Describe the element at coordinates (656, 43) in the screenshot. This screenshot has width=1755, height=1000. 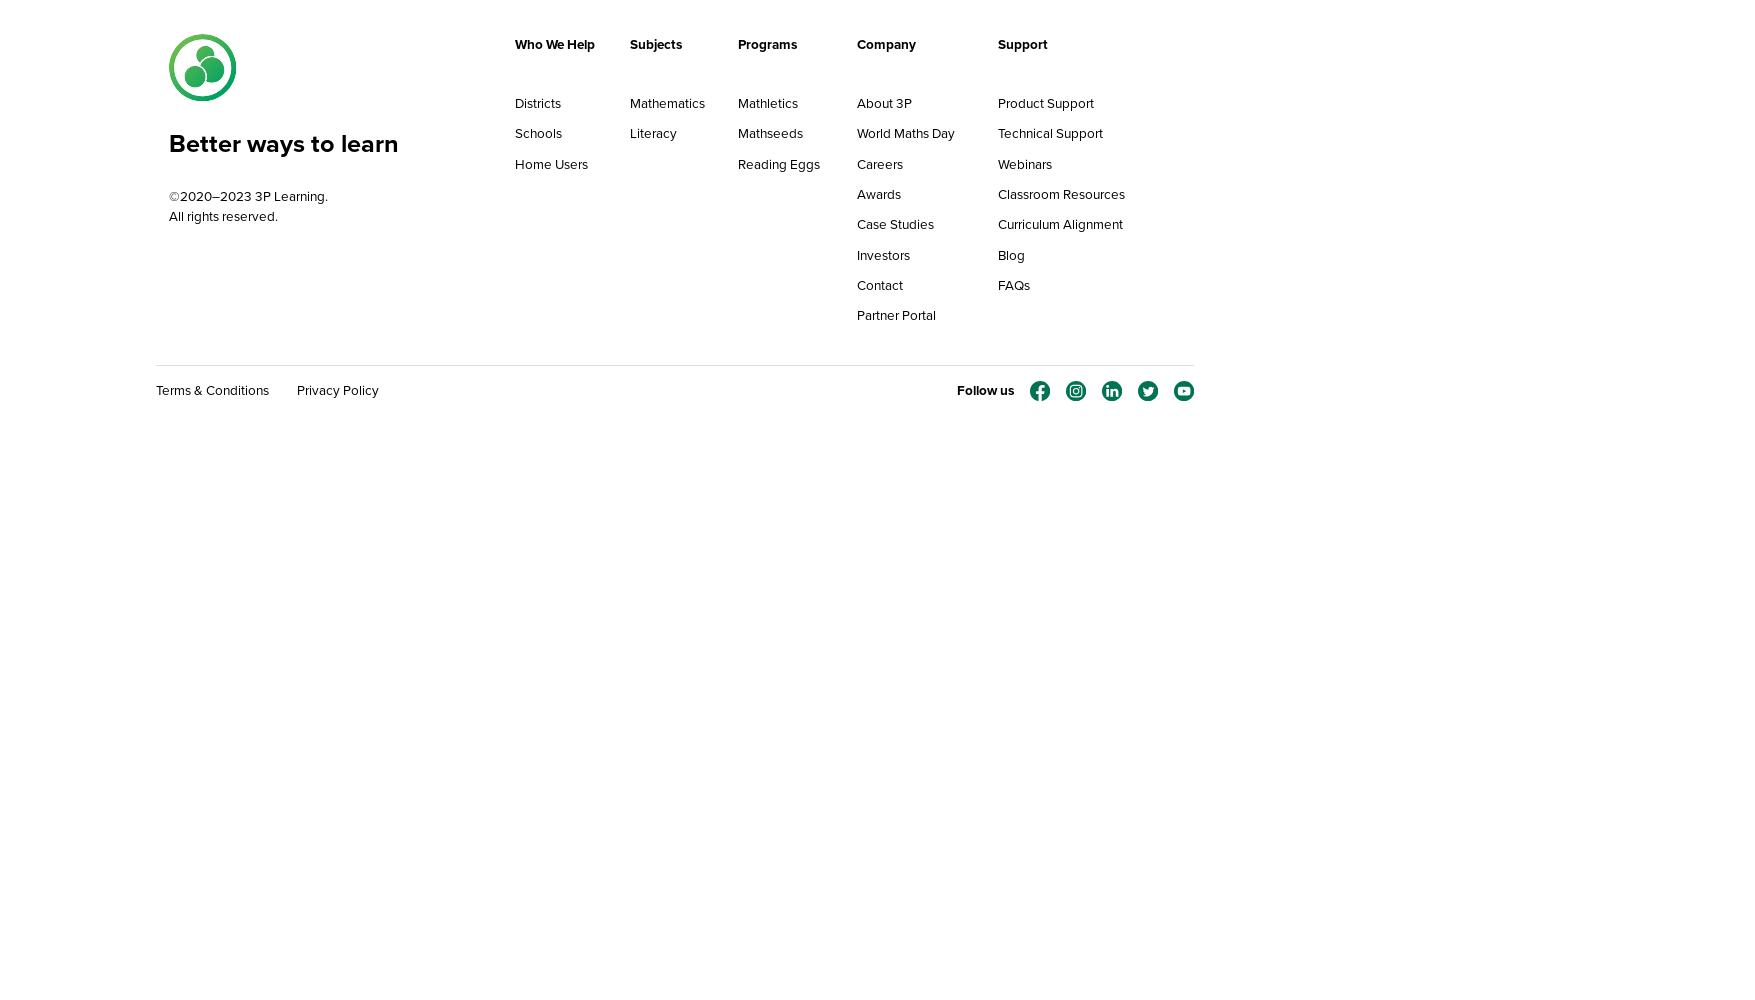
I see `'Subjects'` at that location.